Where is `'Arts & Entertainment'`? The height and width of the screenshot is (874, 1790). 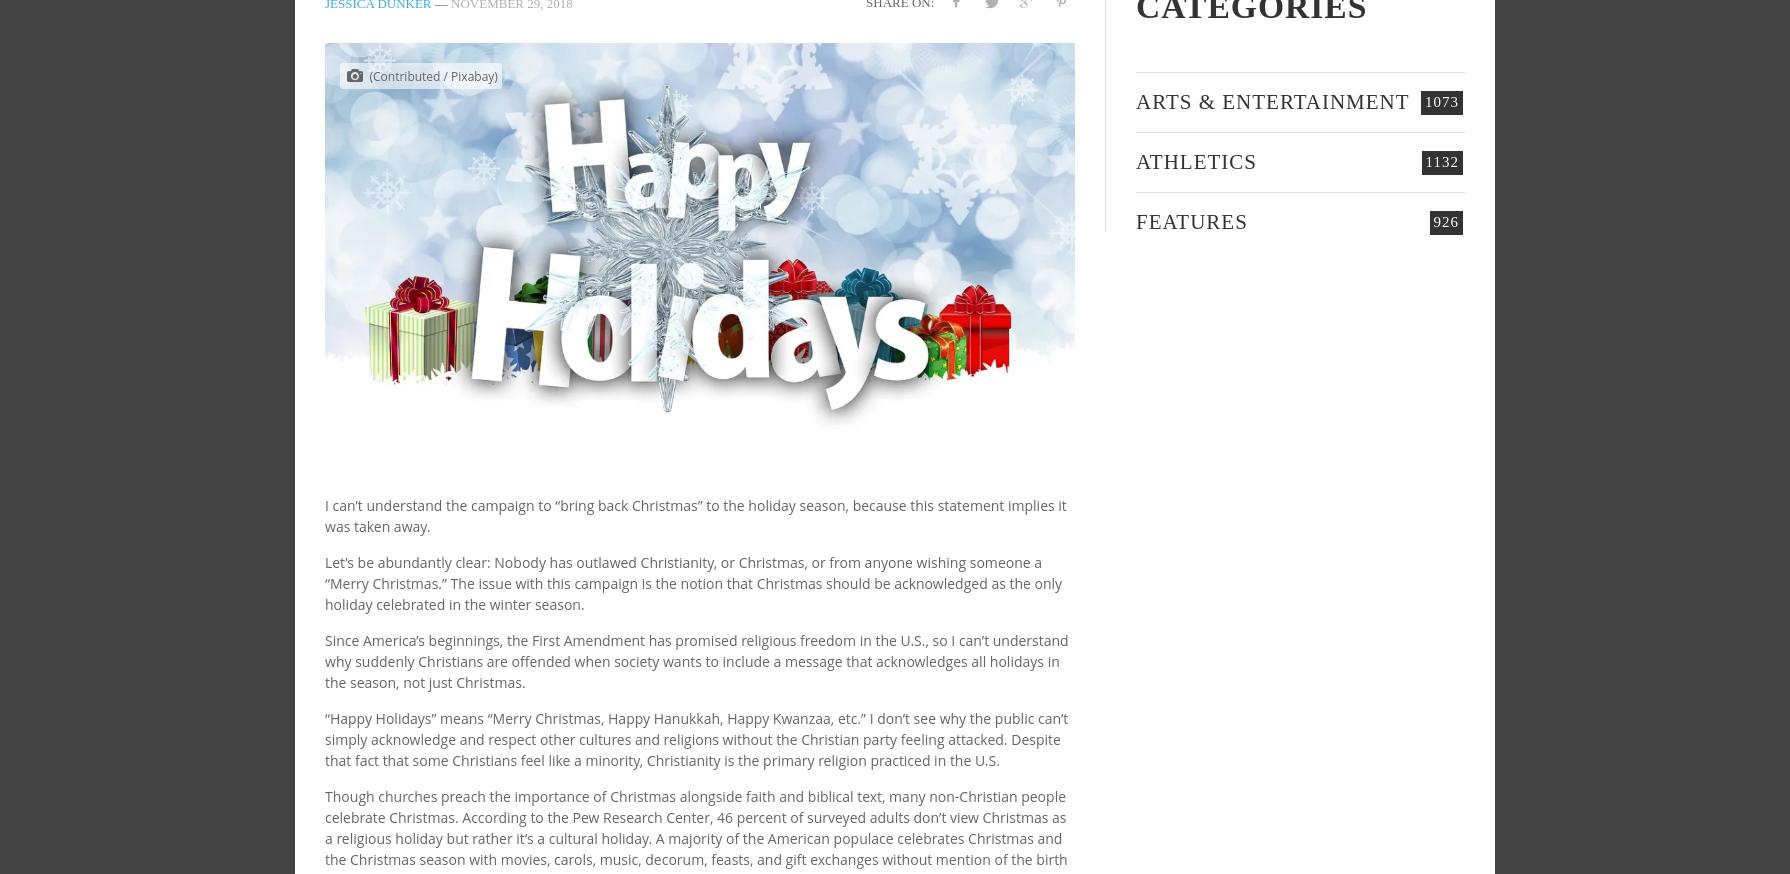 'Arts & Entertainment' is located at coordinates (1272, 101).